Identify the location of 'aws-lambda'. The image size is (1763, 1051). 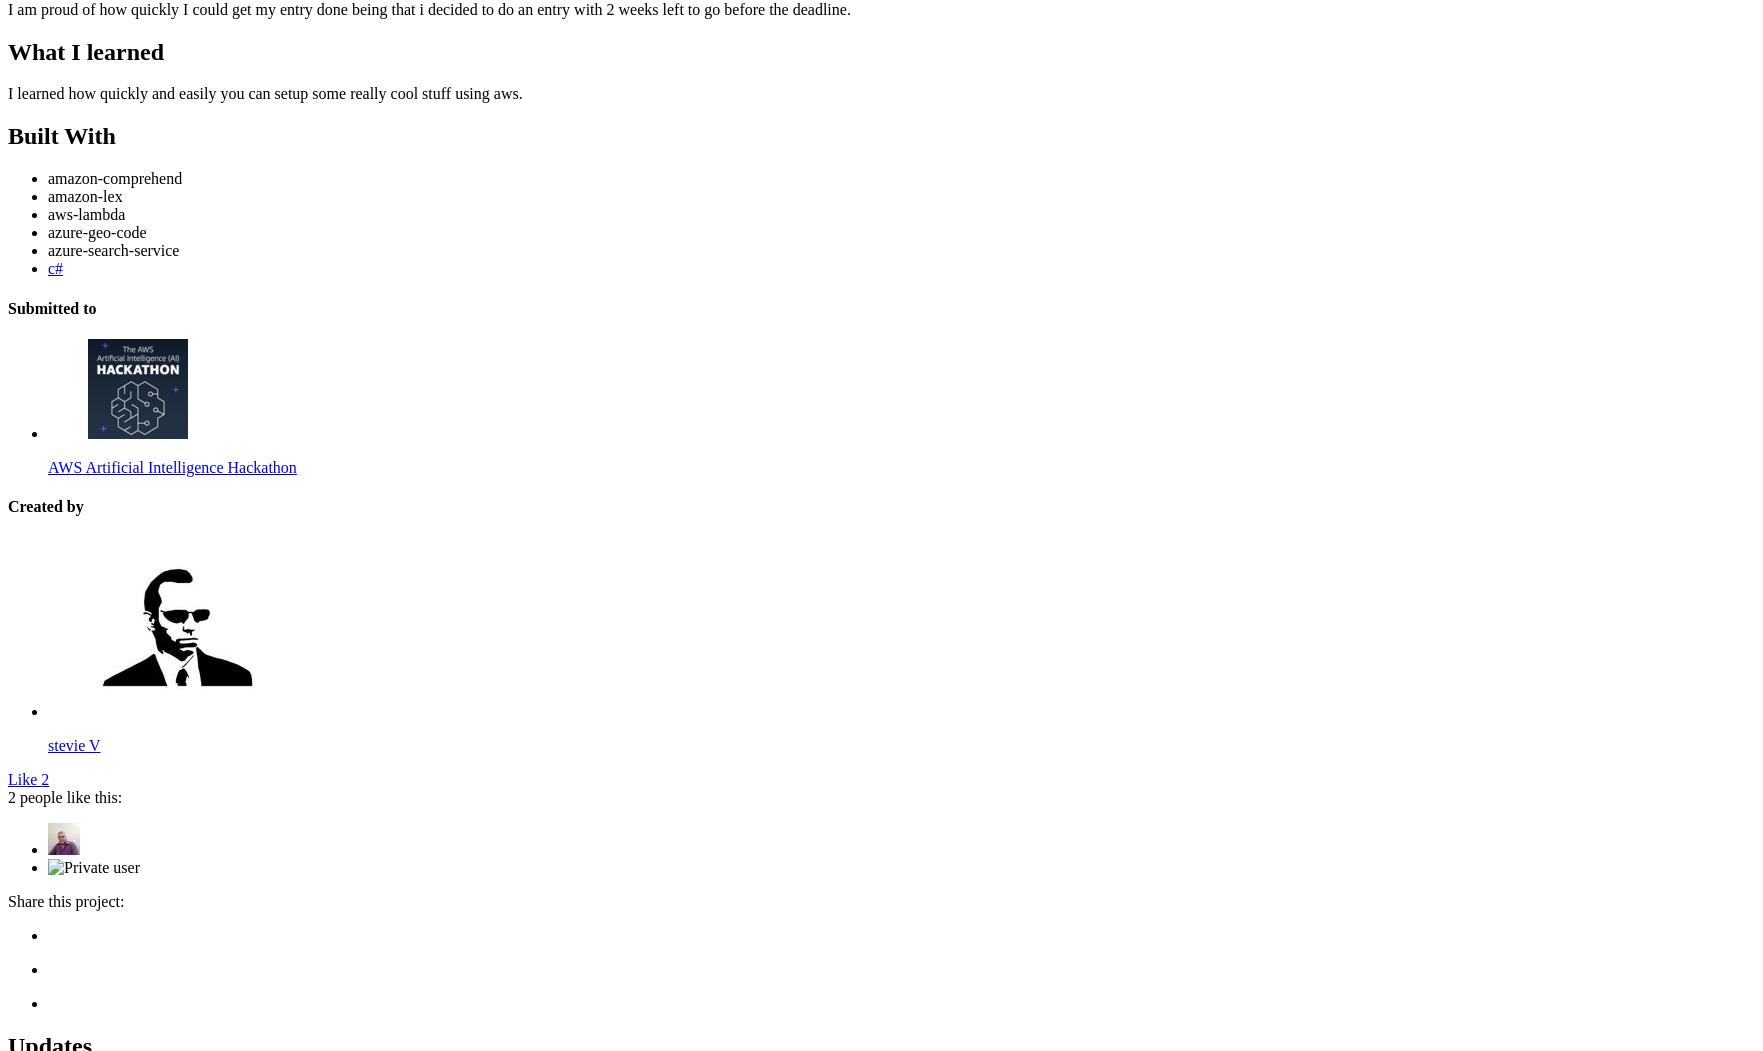
(47, 213).